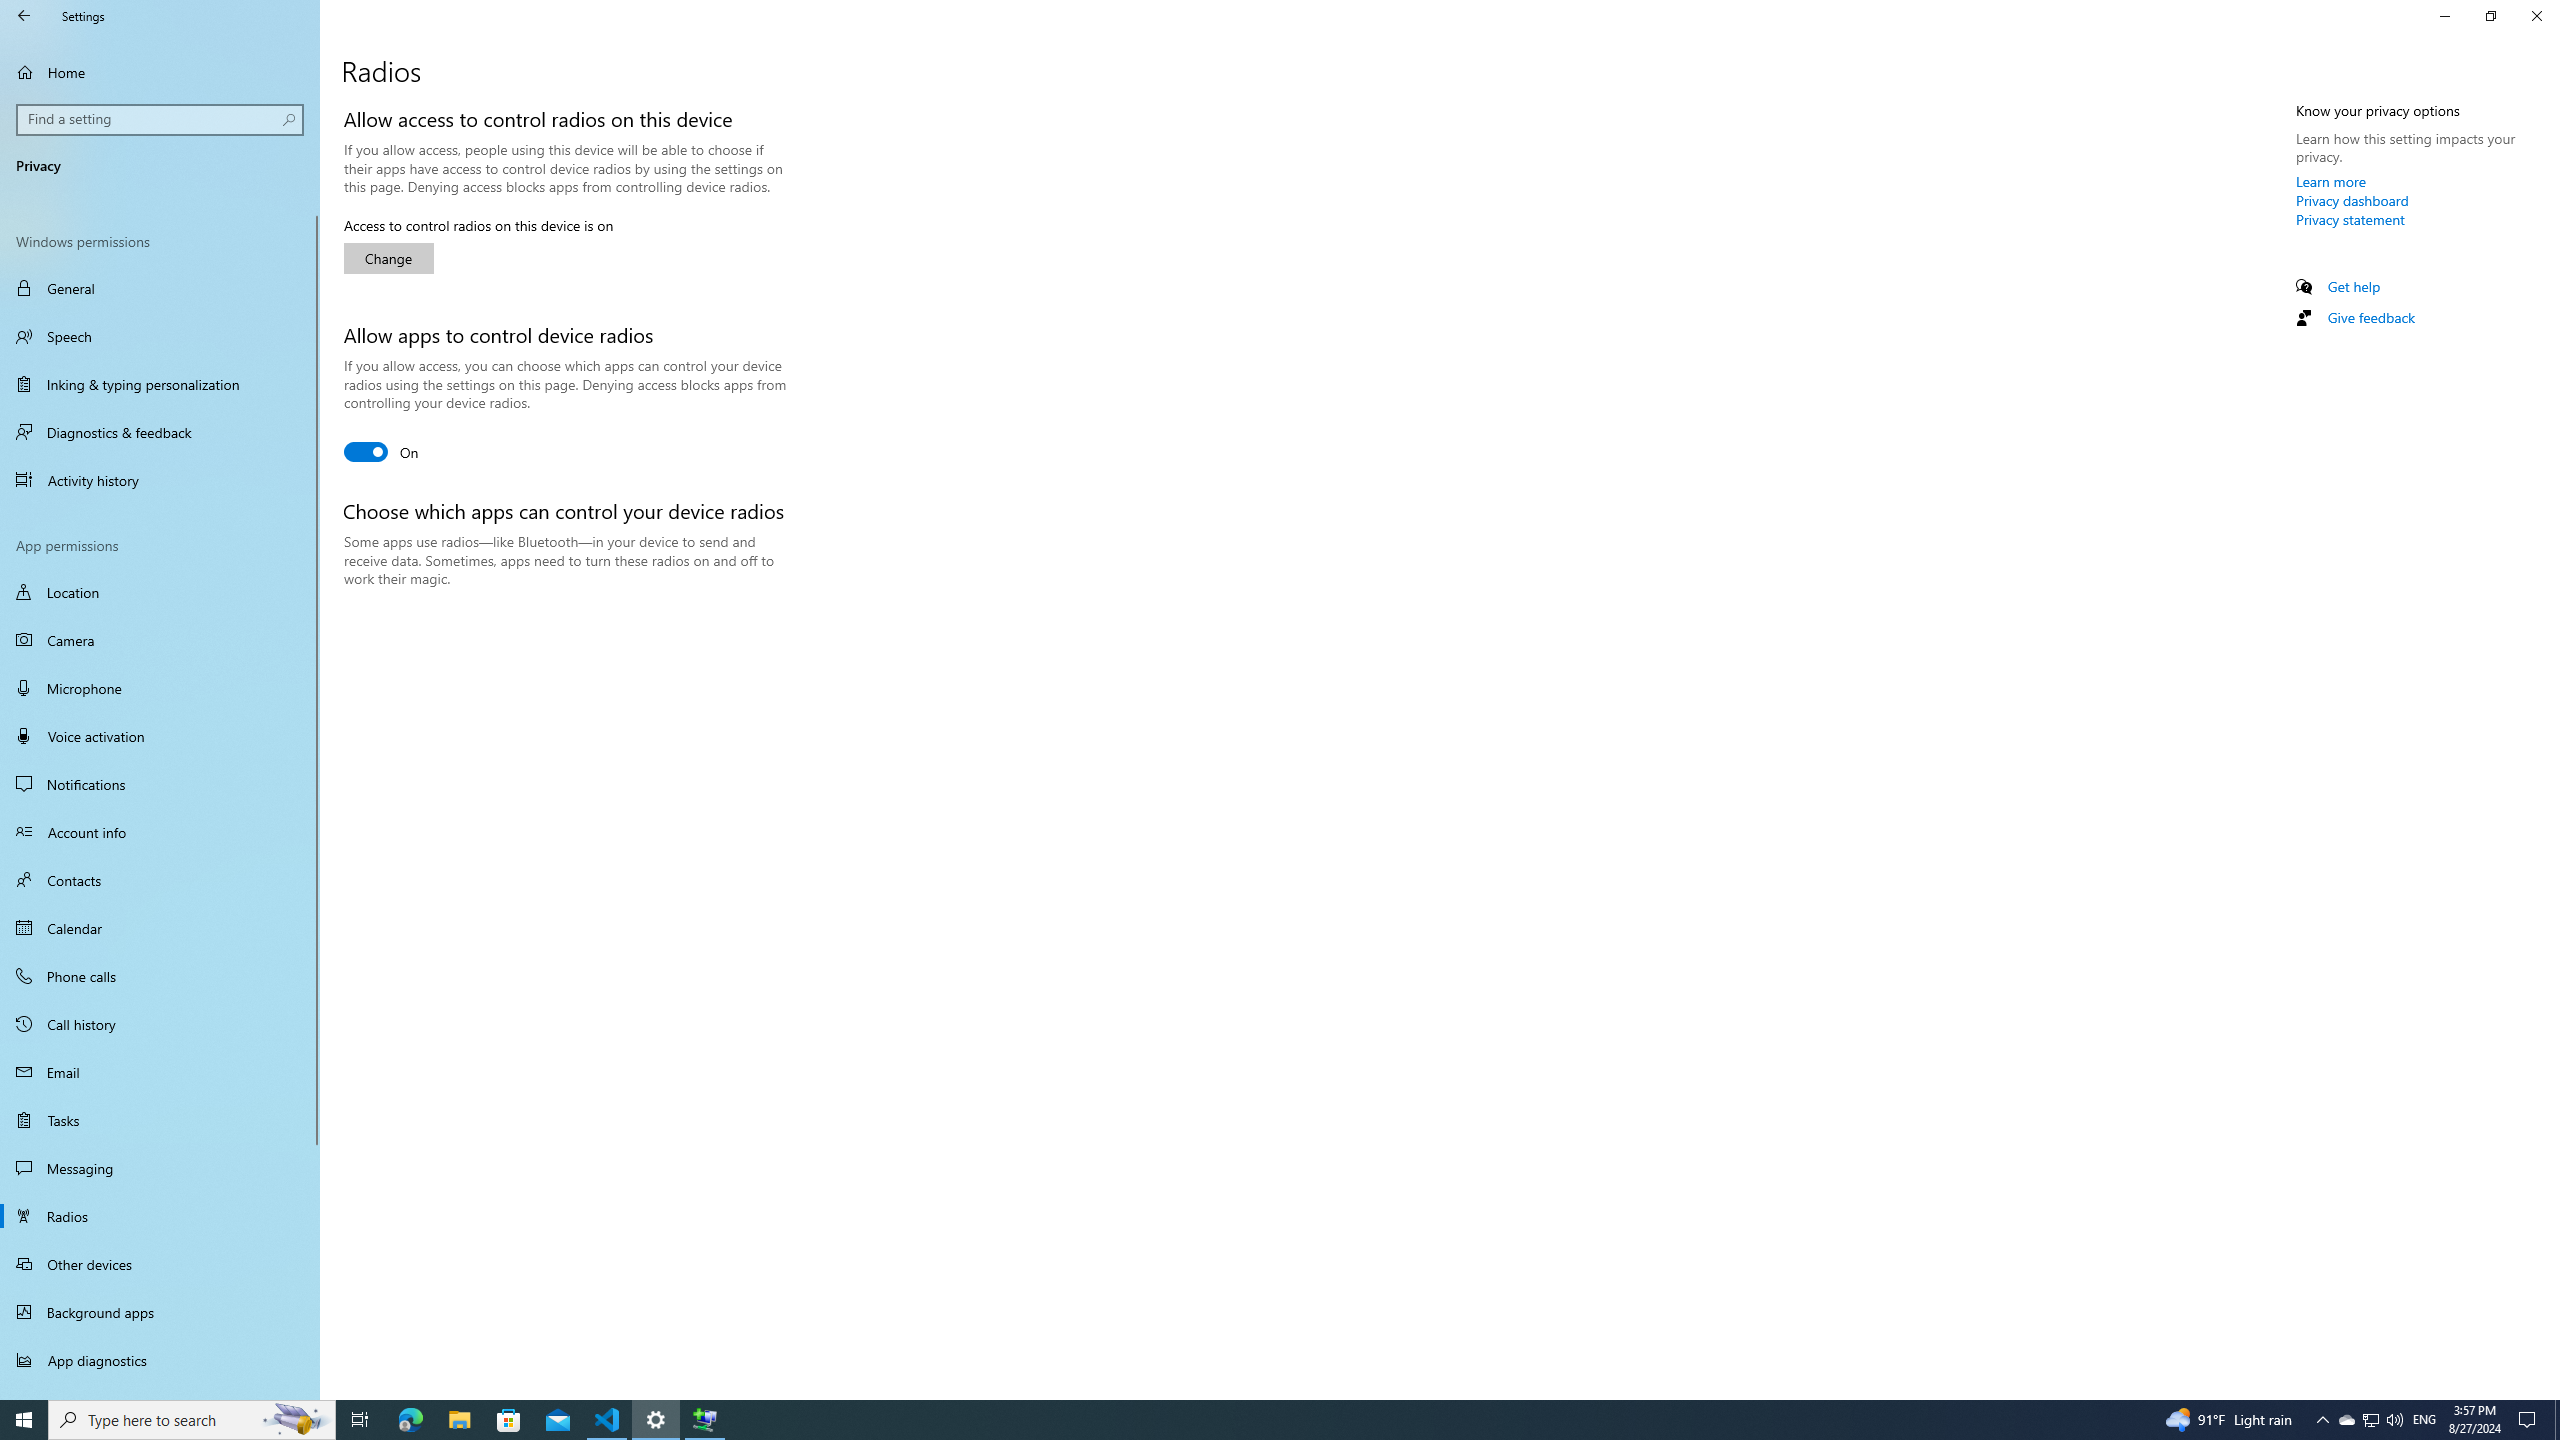 This screenshot has height=1440, width=2560. Describe the element at coordinates (159, 72) in the screenshot. I see `'Home'` at that location.